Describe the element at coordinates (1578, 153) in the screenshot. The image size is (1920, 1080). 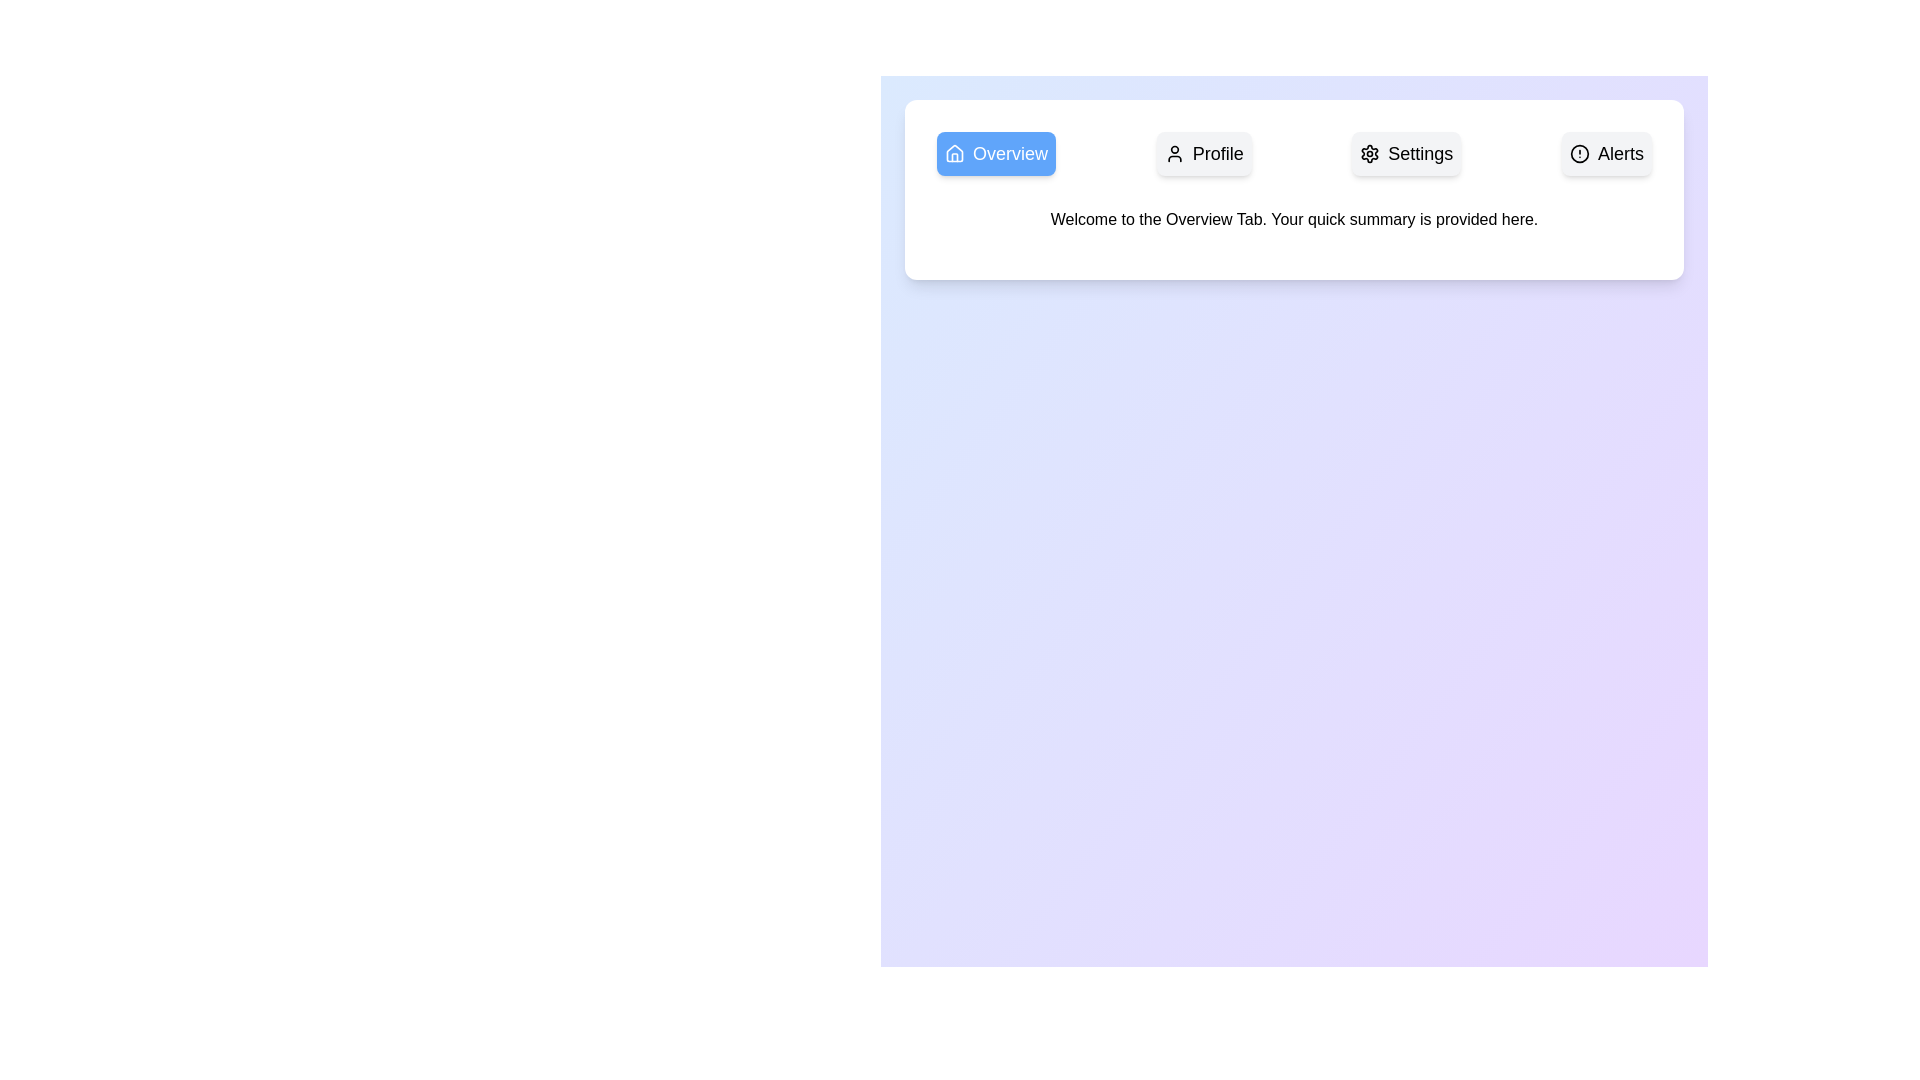
I see `the decorative or informational alert icon located at the leftmost position of the 'Alerts' button in the top-right area of the interface` at that location.